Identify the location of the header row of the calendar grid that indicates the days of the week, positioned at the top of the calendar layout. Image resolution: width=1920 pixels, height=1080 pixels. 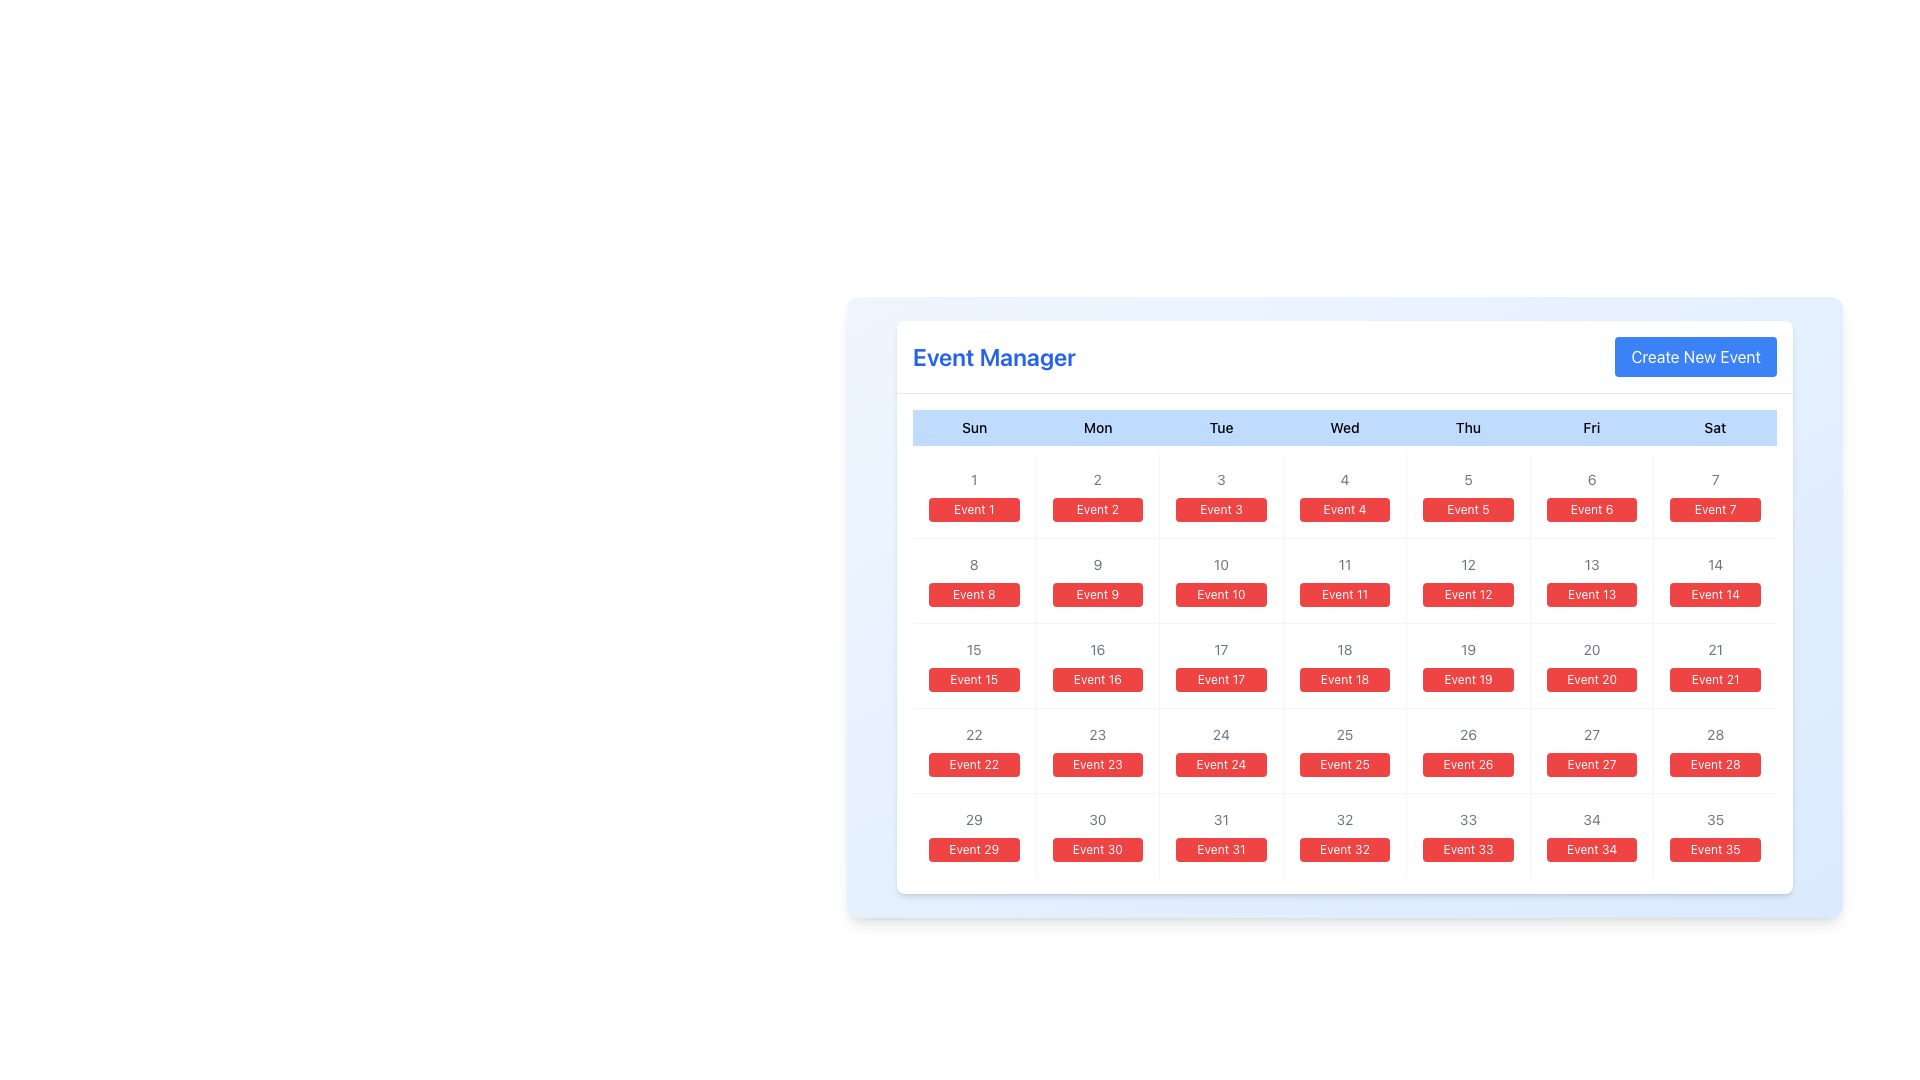
(1344, 427).